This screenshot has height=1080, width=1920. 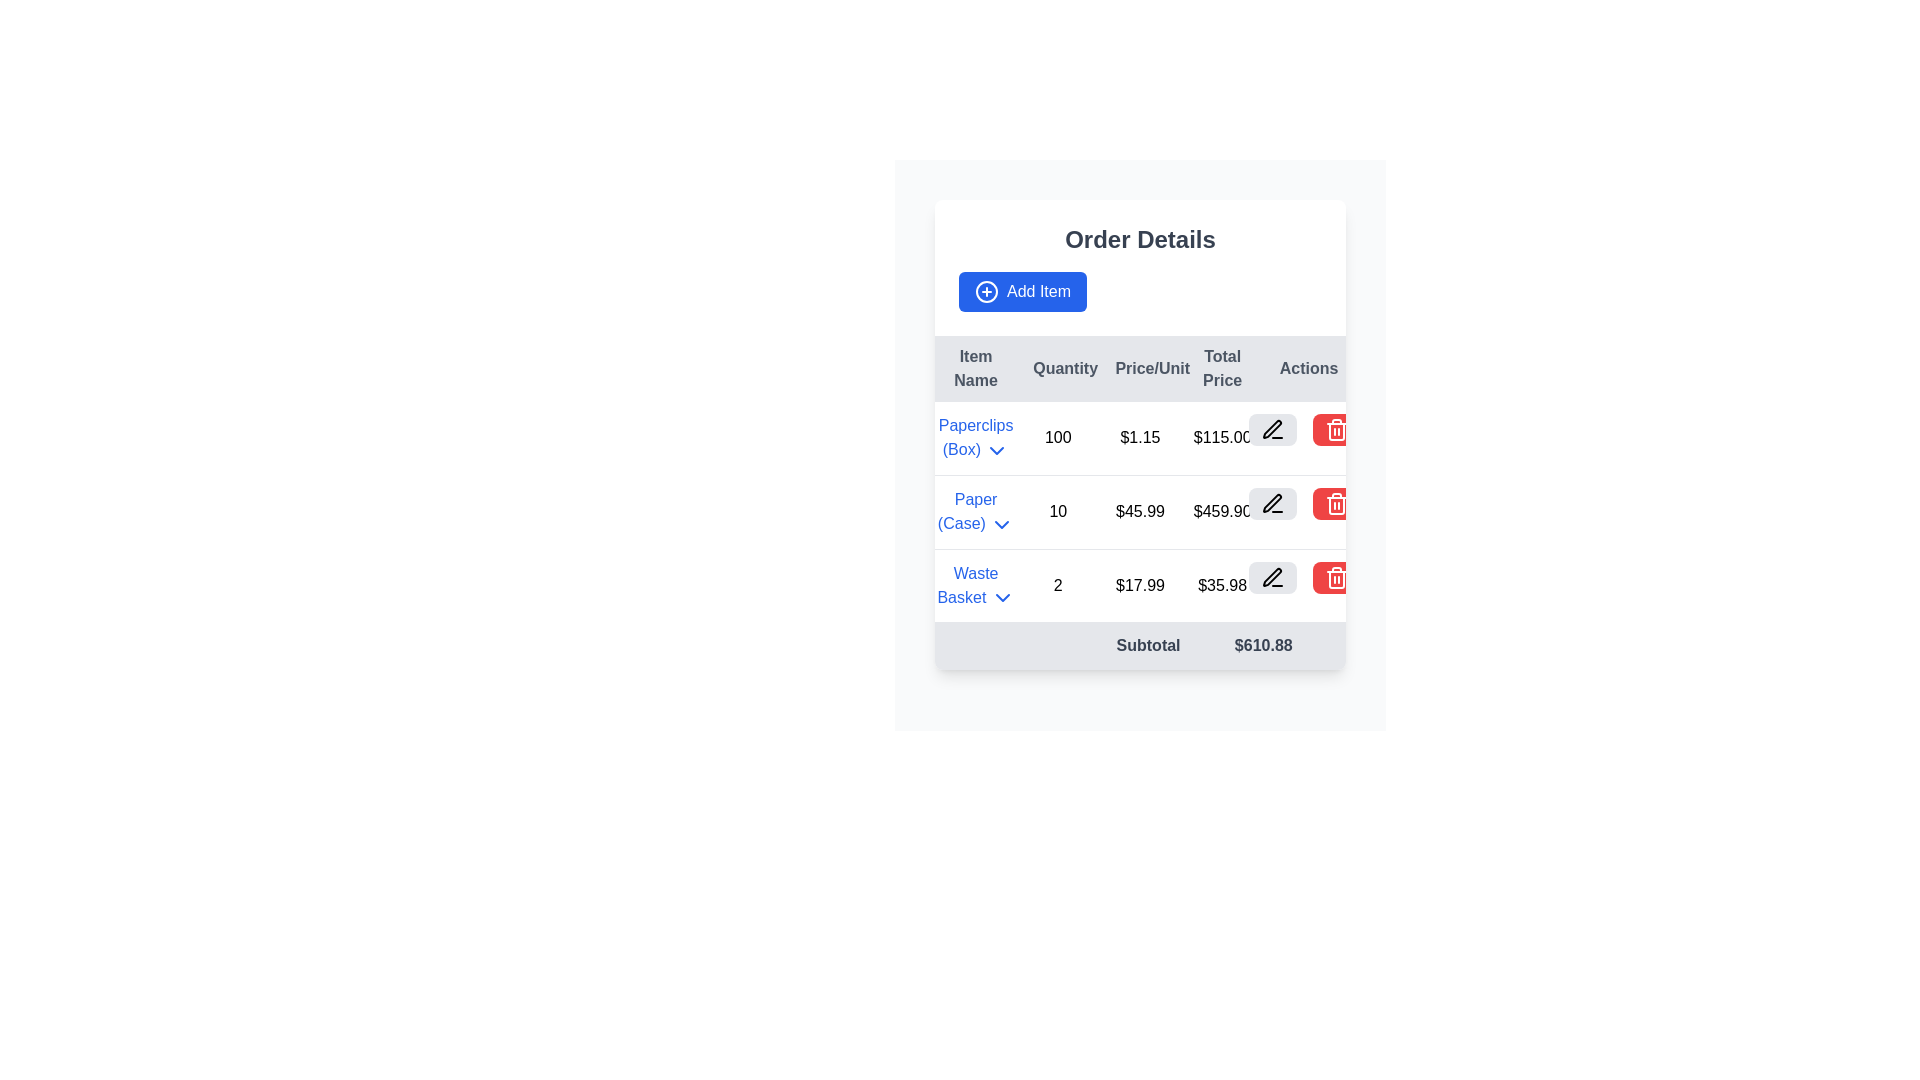 What do you see at coordinates (1140, 646) in the screenshot?
I see `text content displayed in the Text Display with Summary Information located at the bottom of the table layout, which shows the subtotal cost of the items listed` at bounding box center [1140, 646].